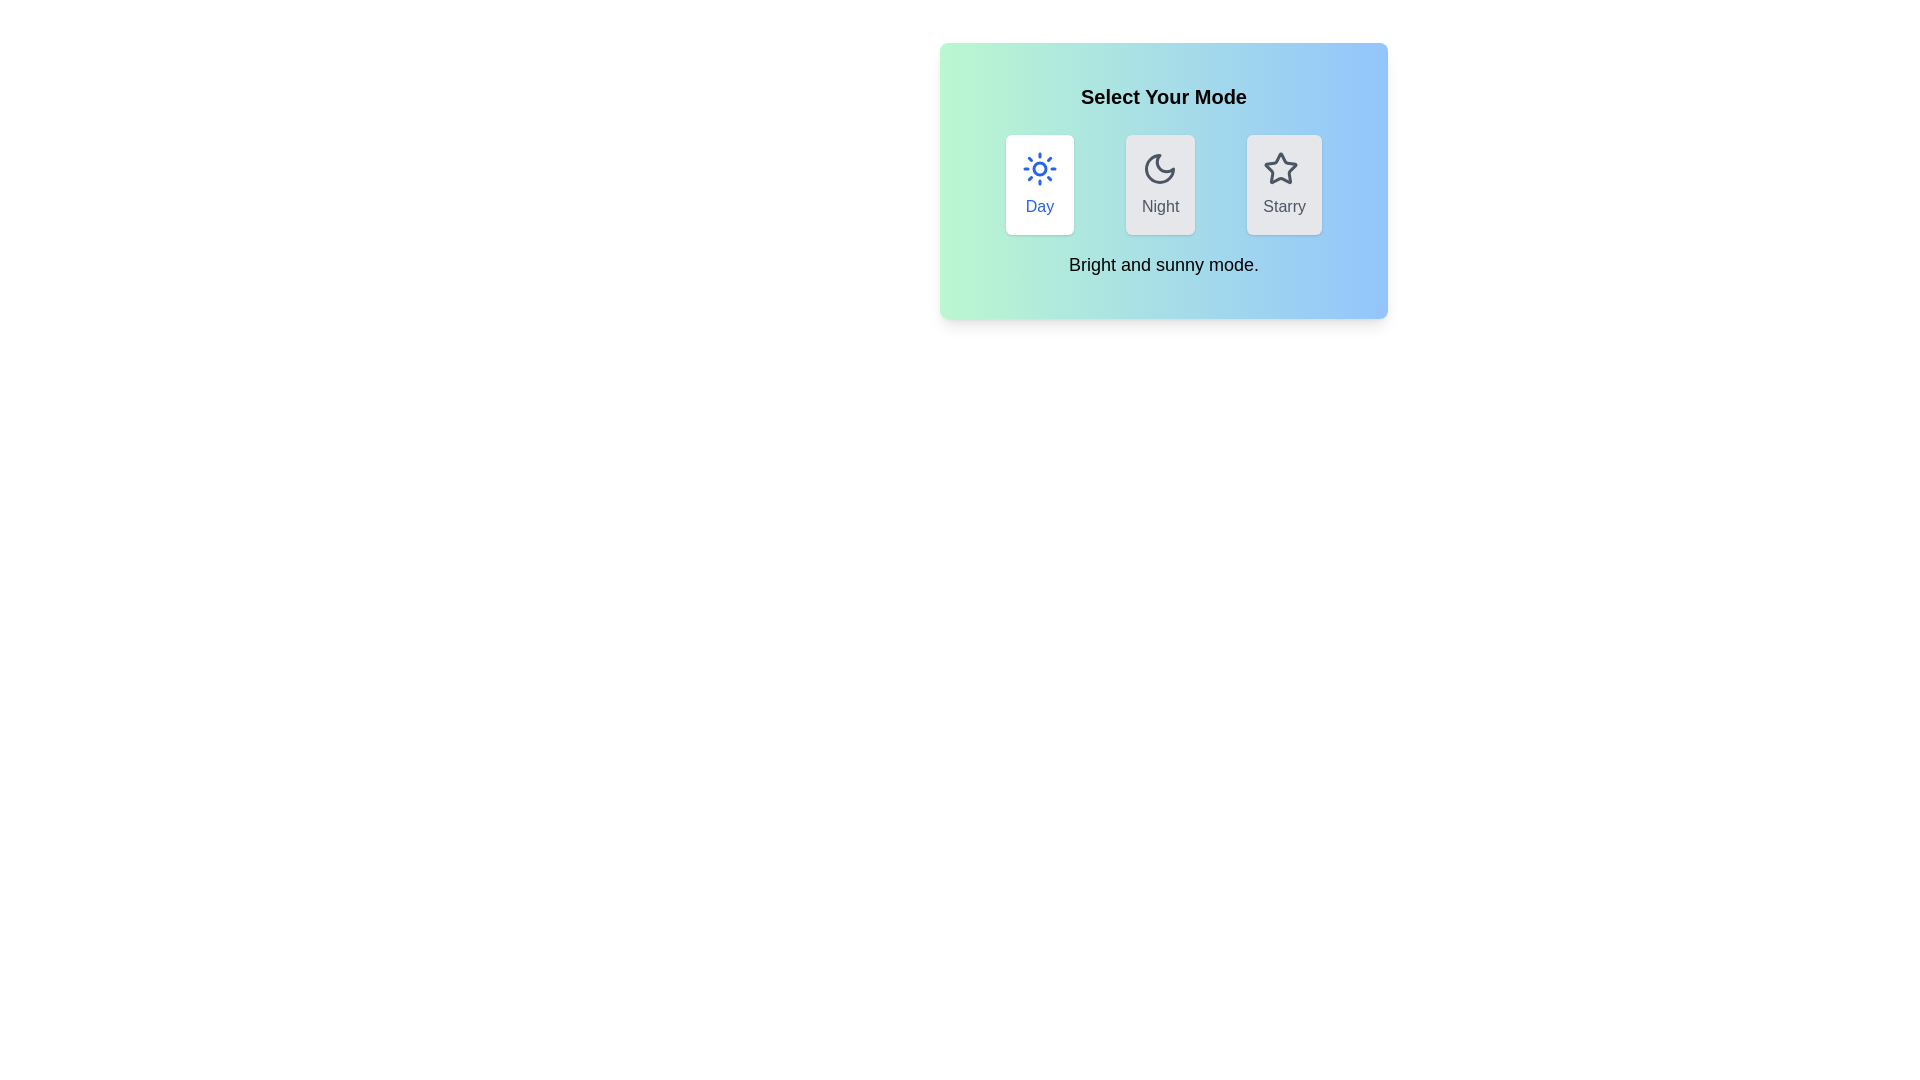 The height and width of the screenshot is (1080, 1920). Describe the element at coordinates (1160, 185) in the screenshot. I see `the mode by clicking on the button labeled Night` at that location.